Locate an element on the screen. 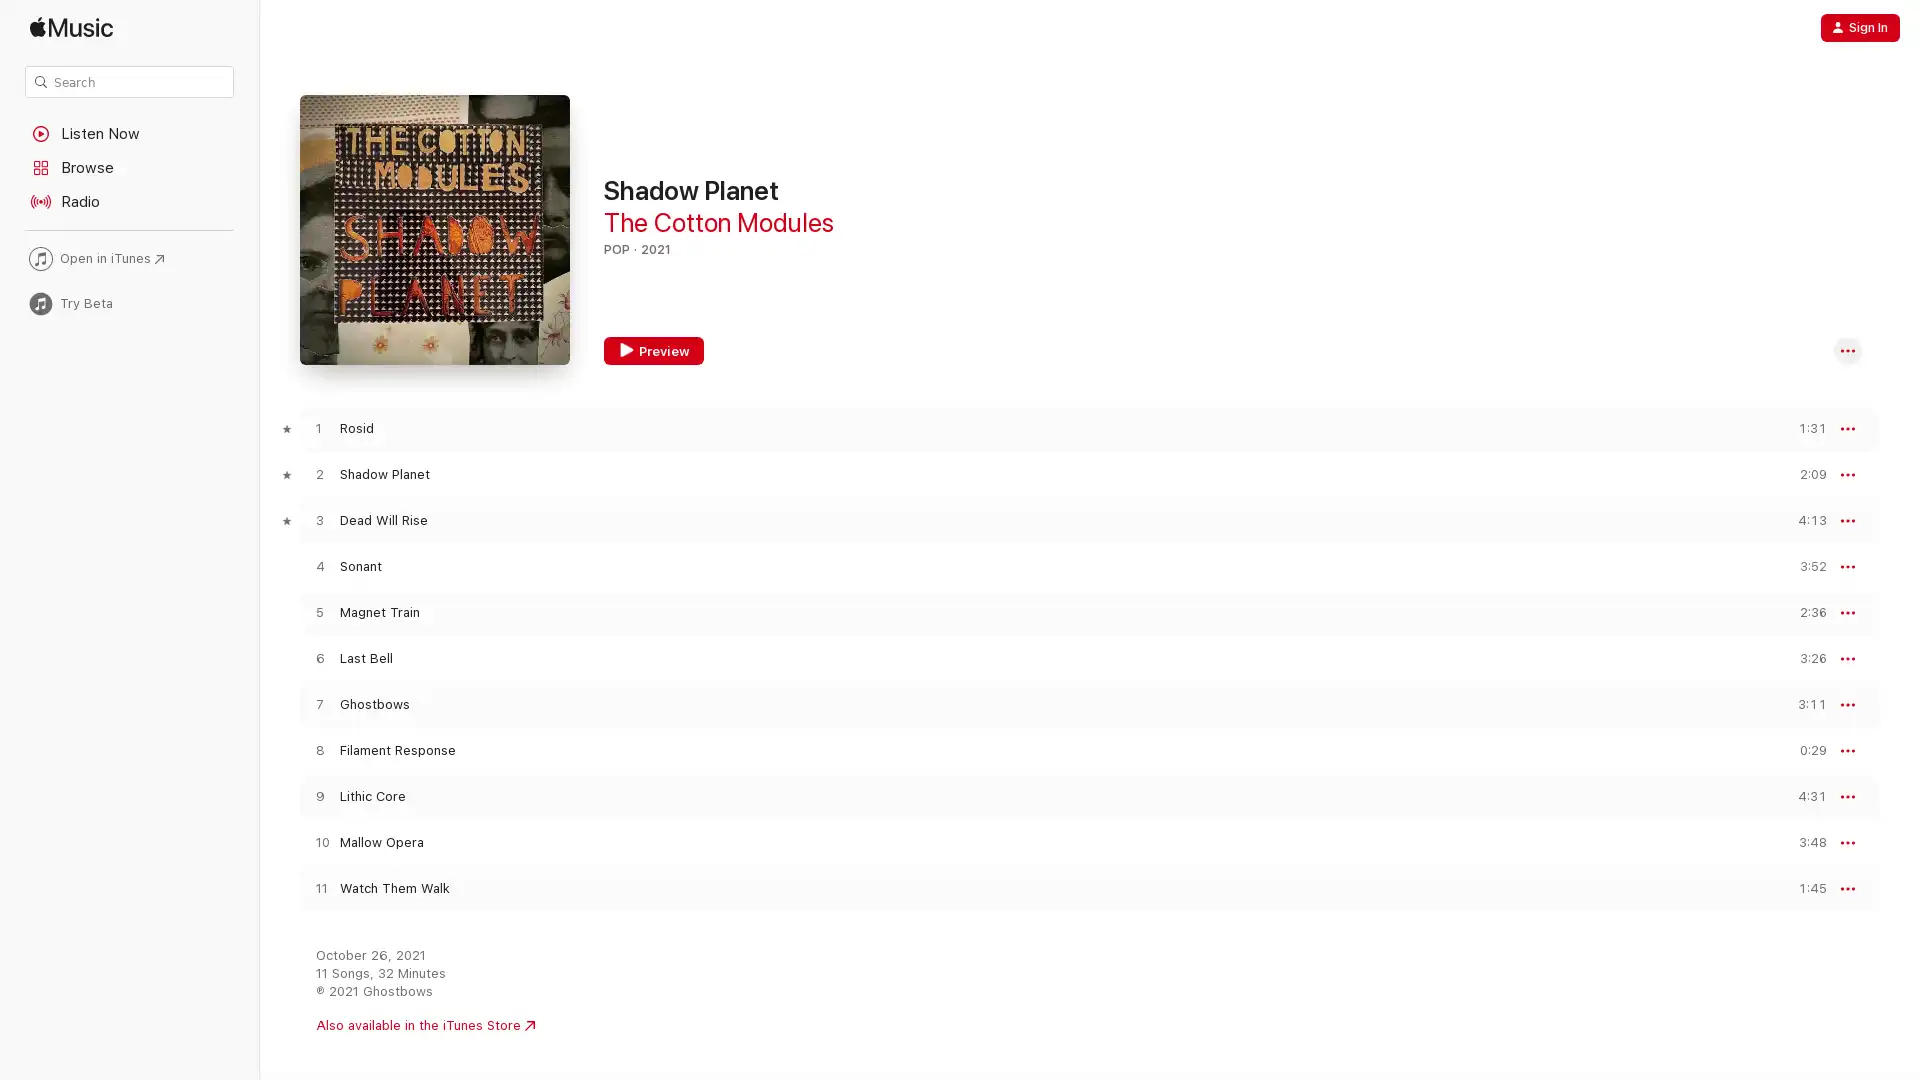 The image size is (1920, 1080). Sign In is located at coordinates (1859, 27).